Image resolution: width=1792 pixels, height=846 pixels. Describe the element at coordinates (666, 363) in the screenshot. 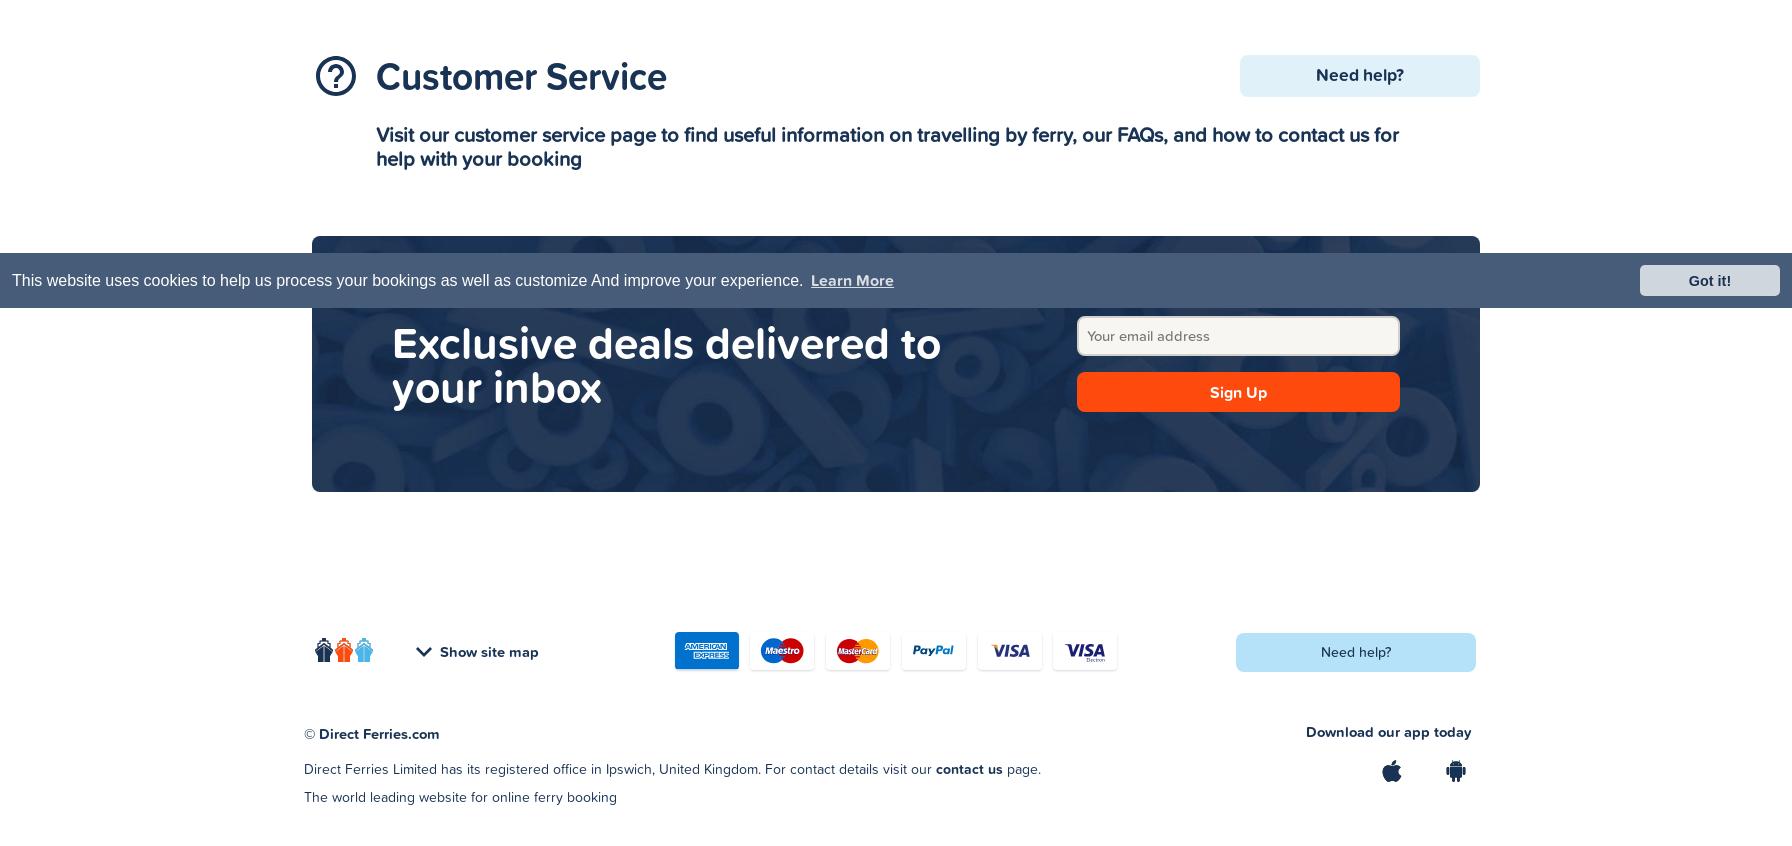

I see `'Exclusive deals delivered to your inbox'` at that location.